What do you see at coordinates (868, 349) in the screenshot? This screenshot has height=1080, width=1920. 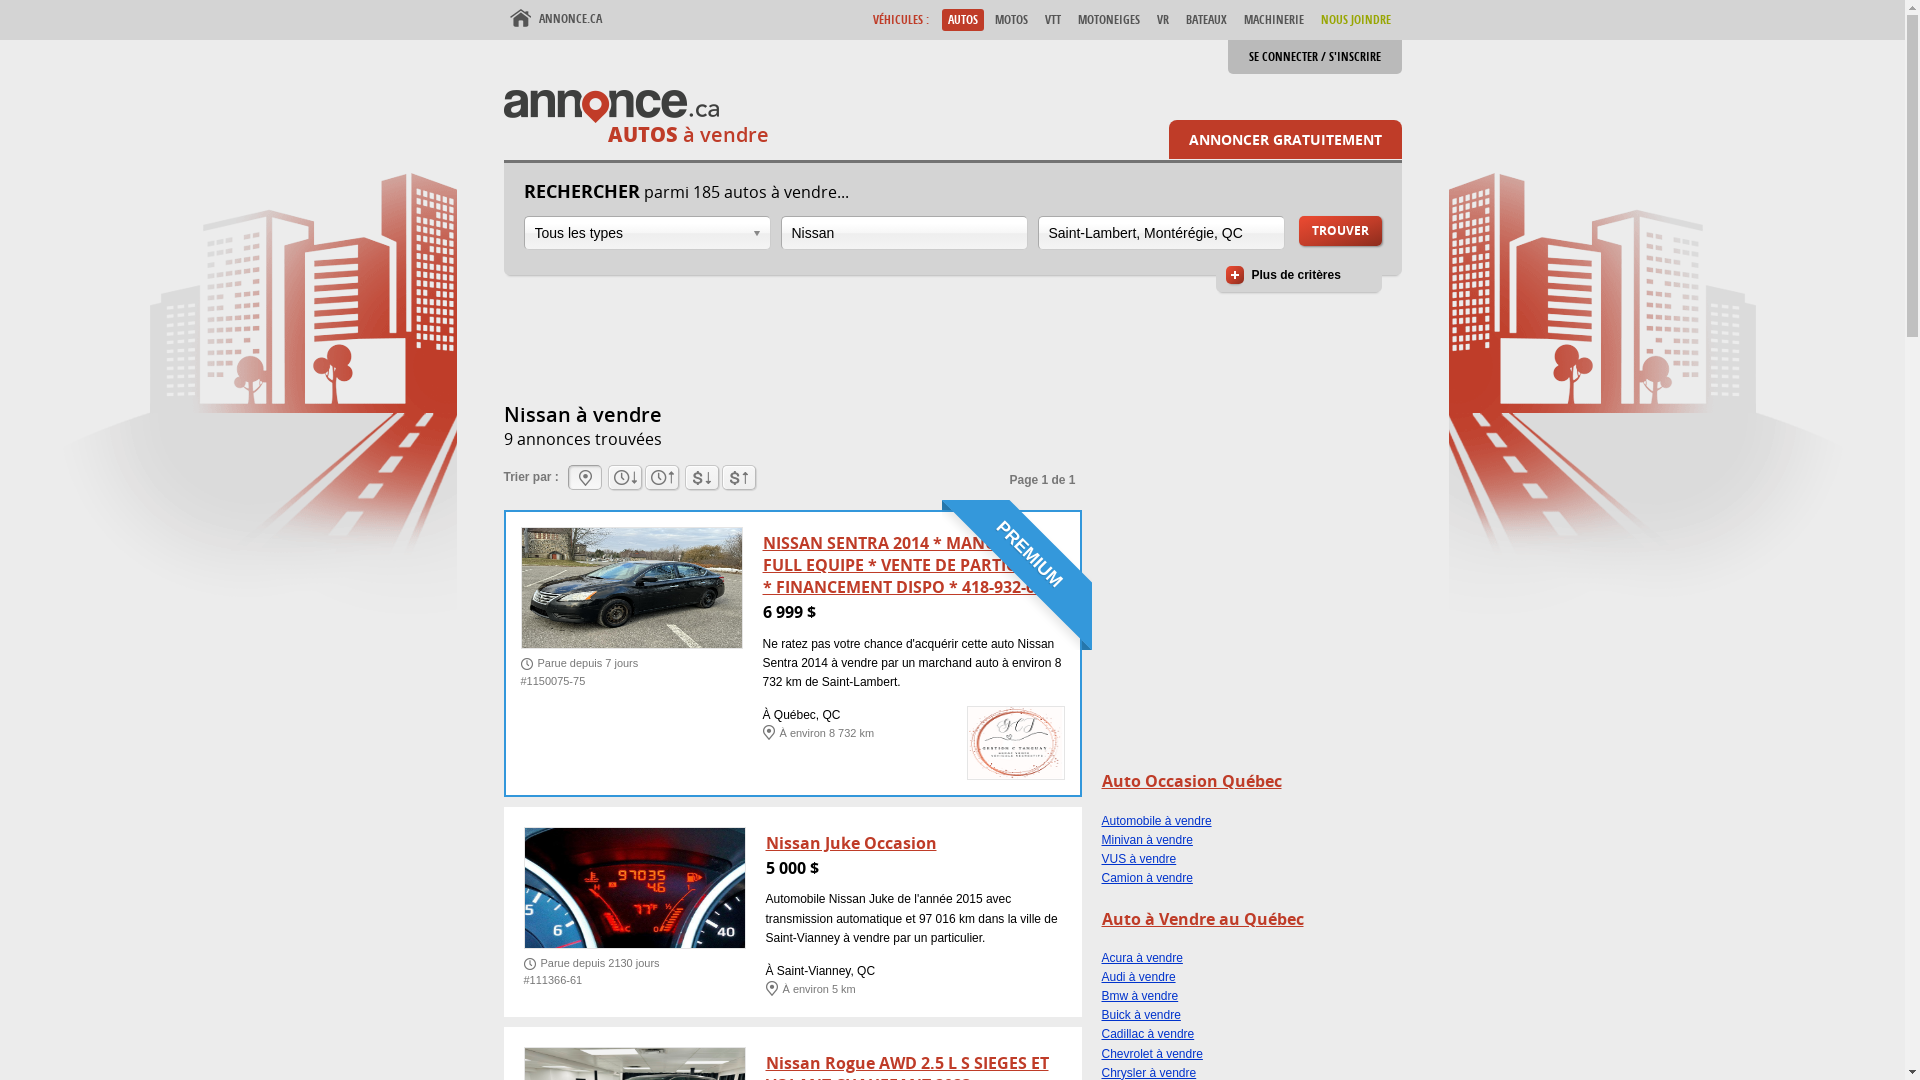 I see `'Advertisement'` at bounding box center [868, 349].